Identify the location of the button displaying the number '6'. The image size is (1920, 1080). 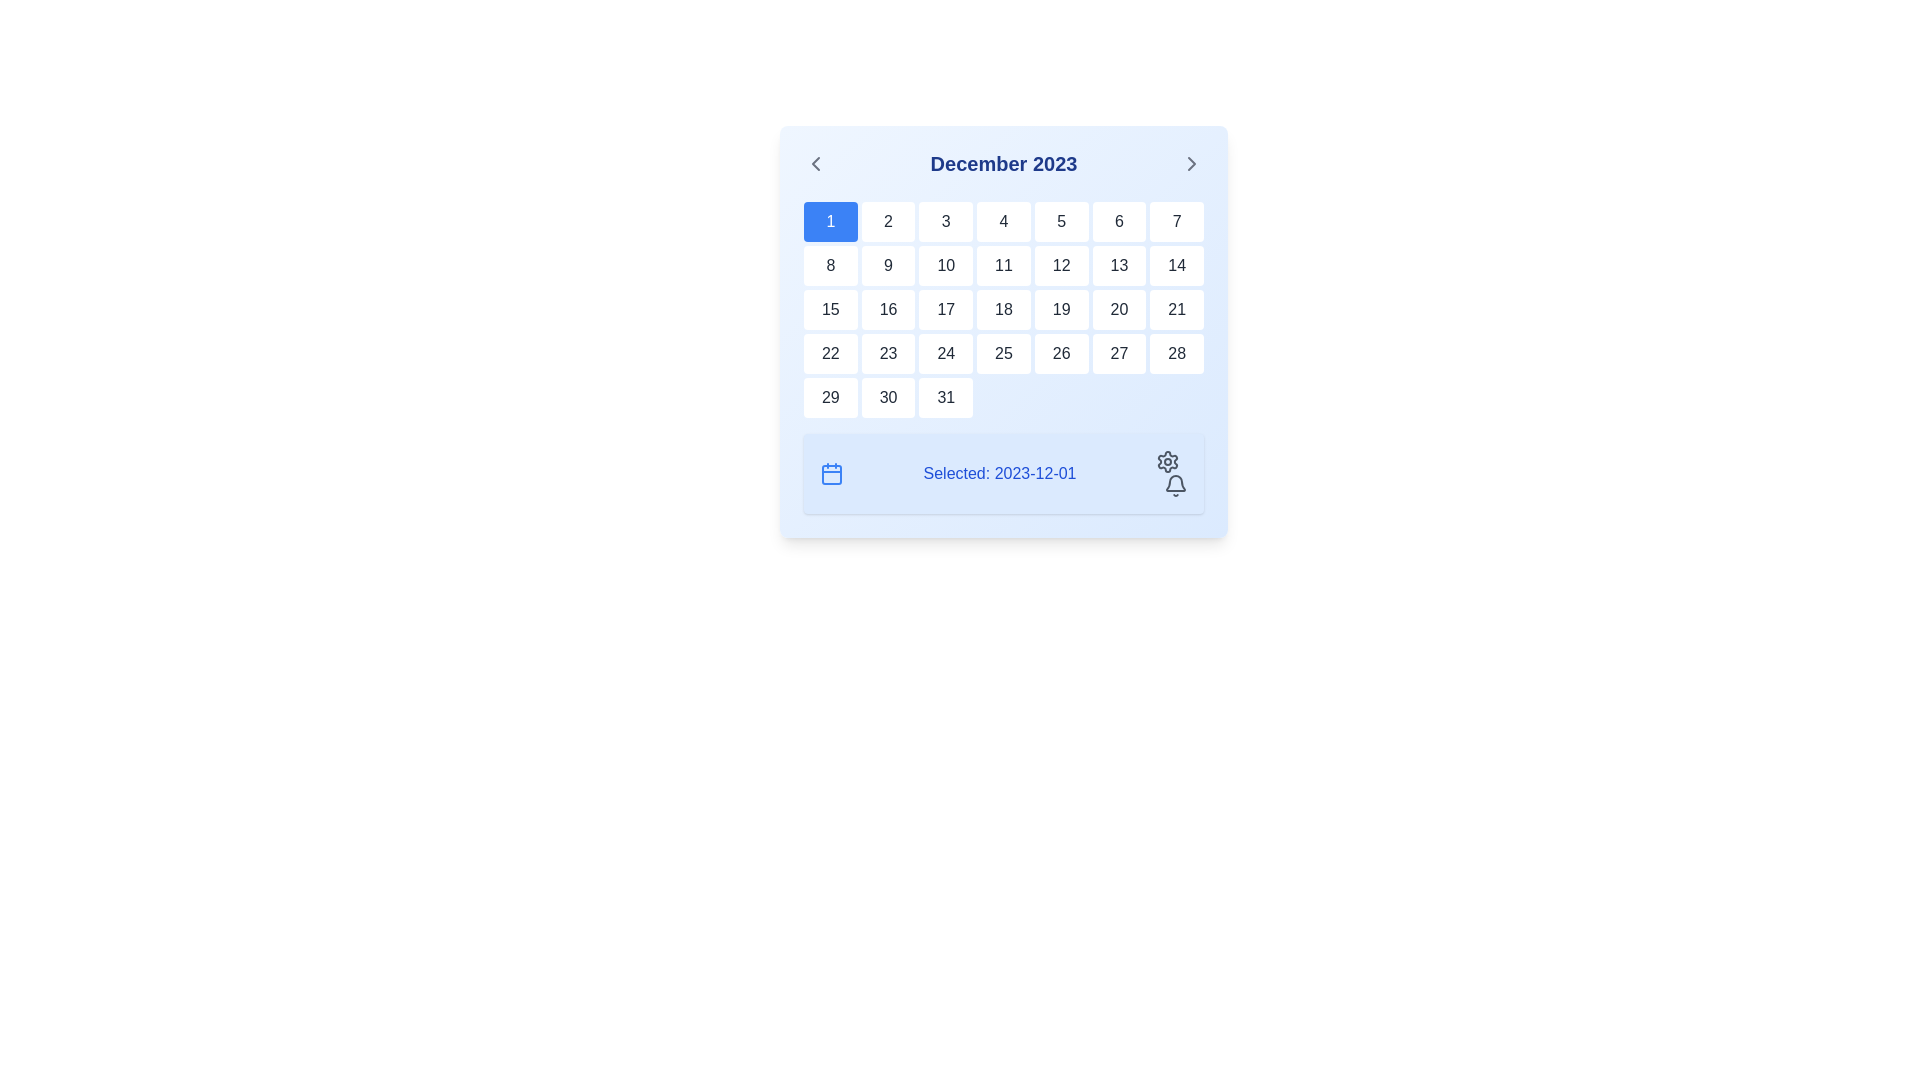
(1118, 222).